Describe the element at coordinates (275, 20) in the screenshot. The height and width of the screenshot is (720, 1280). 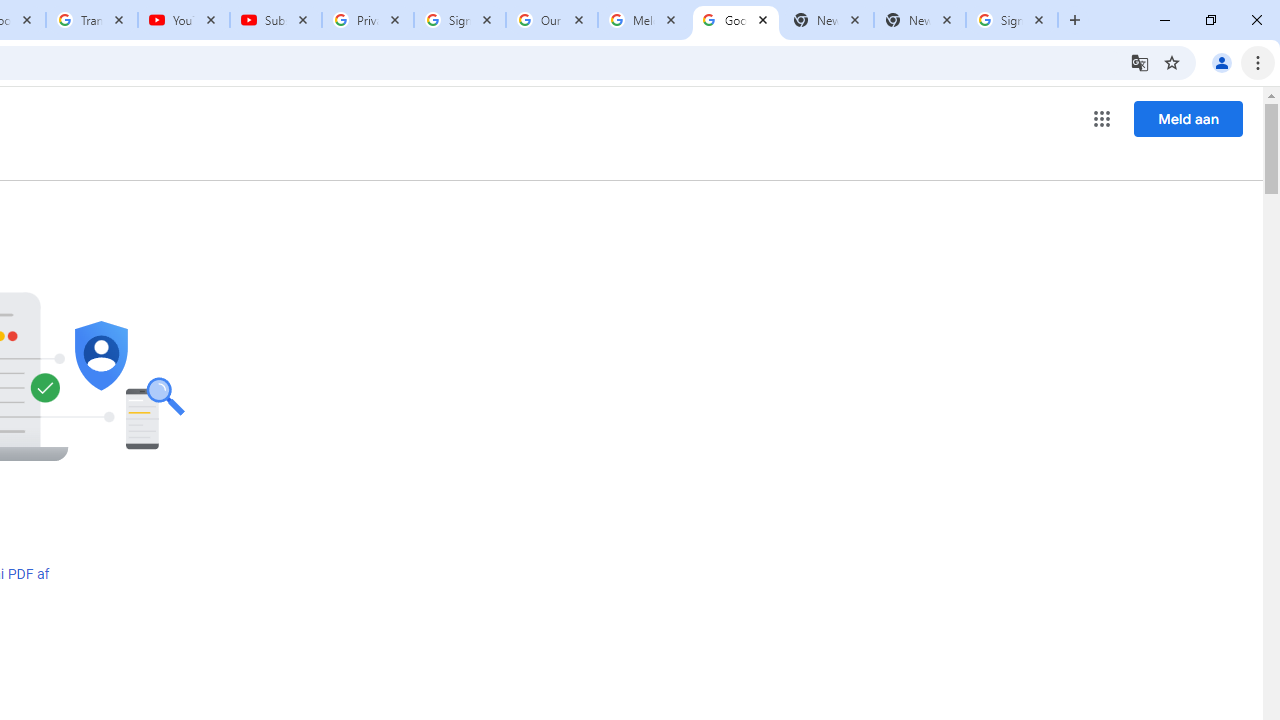
I see `'Subscriptions - YouTube'` at that location.